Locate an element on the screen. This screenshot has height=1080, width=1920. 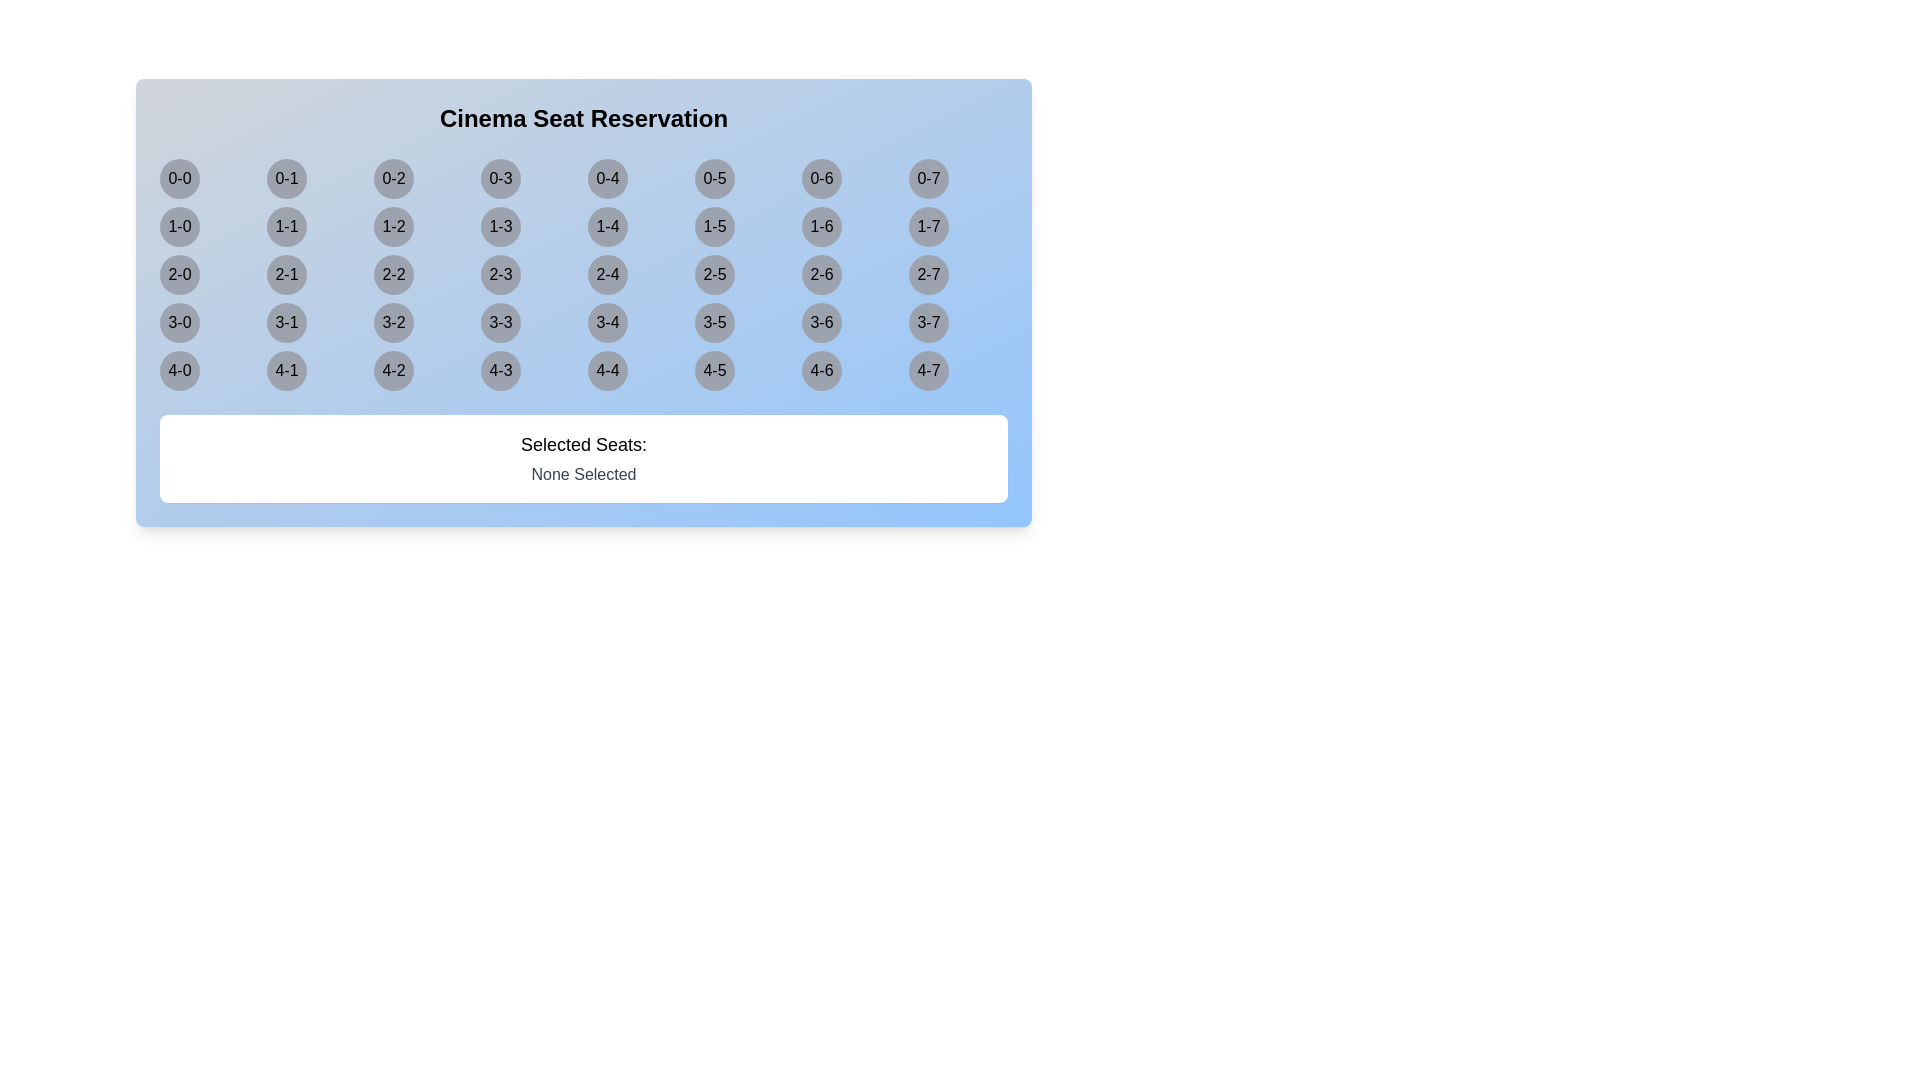
the text header 'Cinema Seat Reservation' which is styled in bold and large font, located at the top of the seat selection panel is located at coordinates (583, 119).